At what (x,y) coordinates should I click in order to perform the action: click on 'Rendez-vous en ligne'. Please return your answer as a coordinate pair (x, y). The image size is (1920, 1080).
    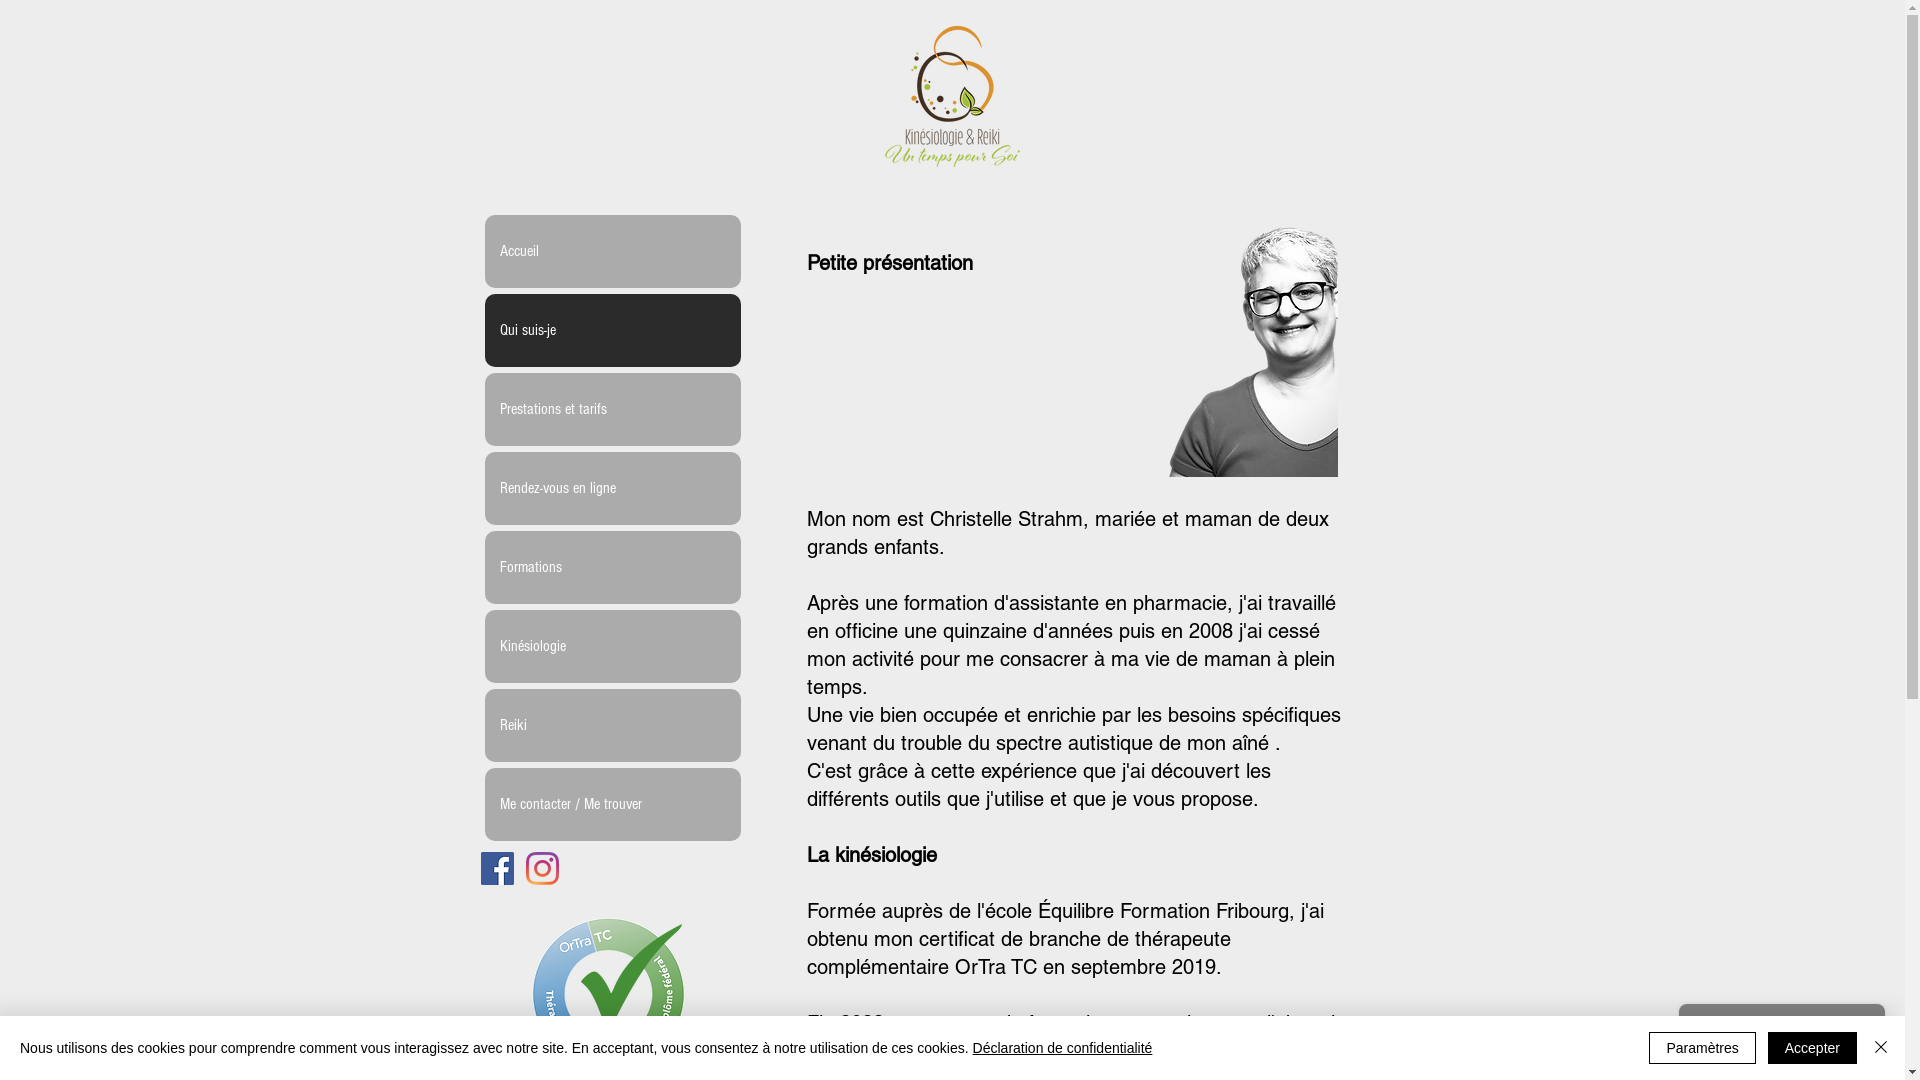
    Looking at the image, I should click on (610, 488).